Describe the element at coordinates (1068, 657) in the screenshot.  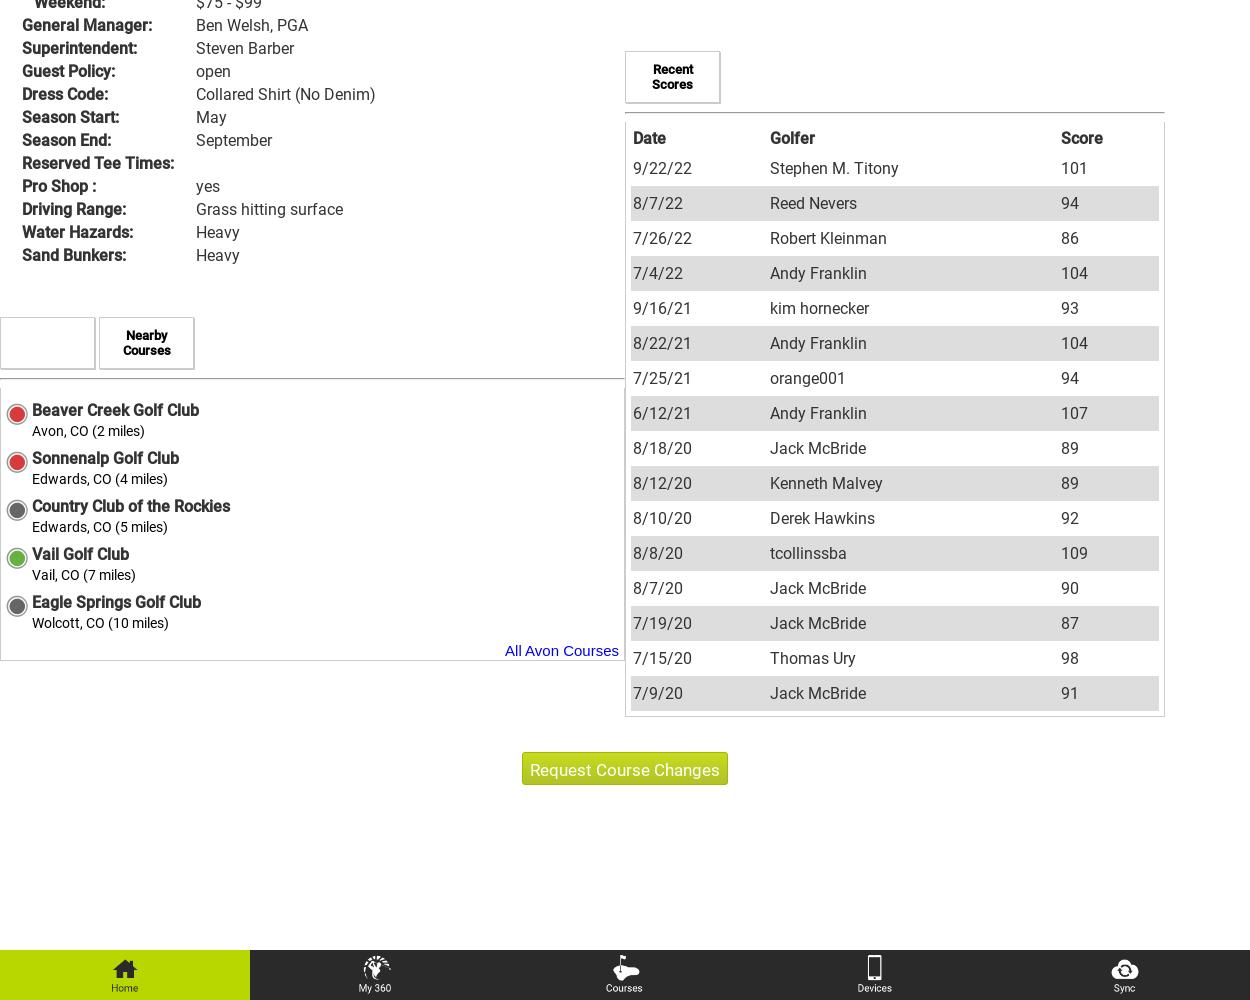
I see `'98'` at that location.